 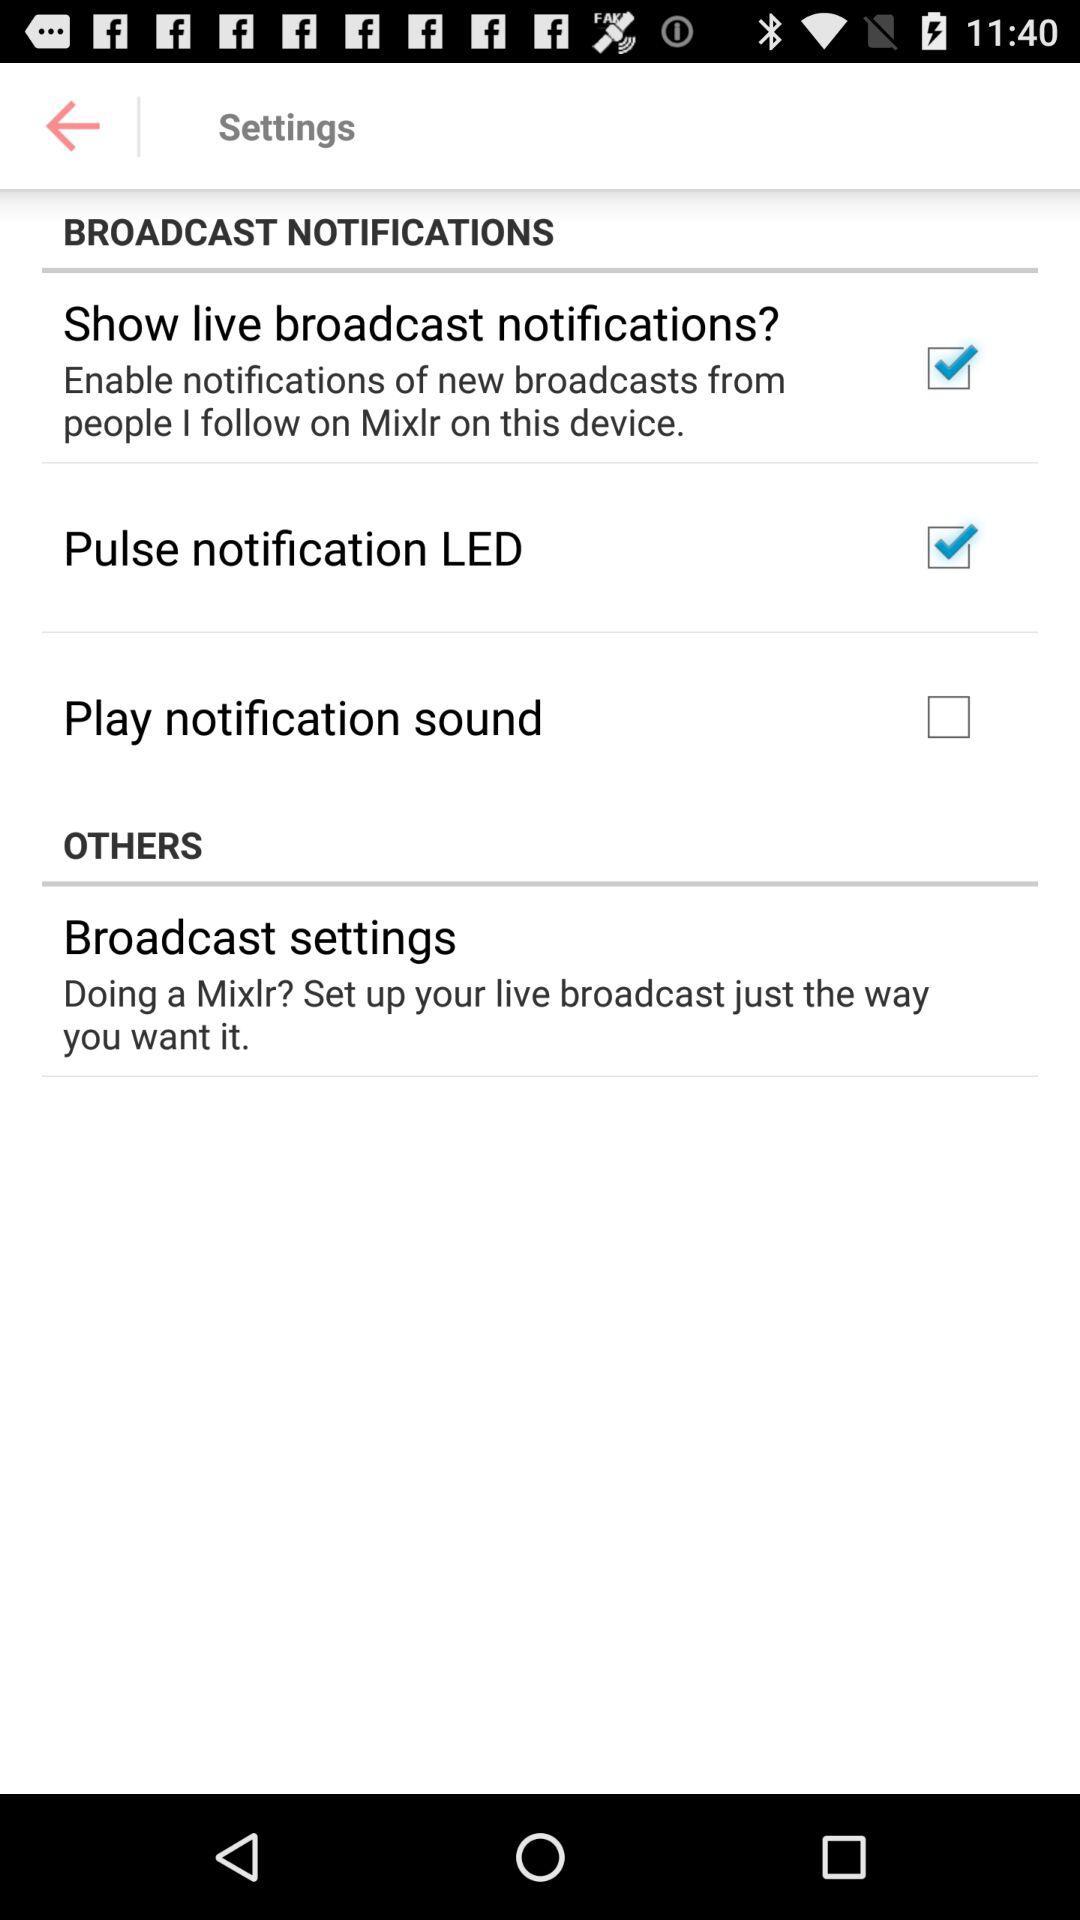 I want to click on the broadcast settings app, so click(x=258, y=934).